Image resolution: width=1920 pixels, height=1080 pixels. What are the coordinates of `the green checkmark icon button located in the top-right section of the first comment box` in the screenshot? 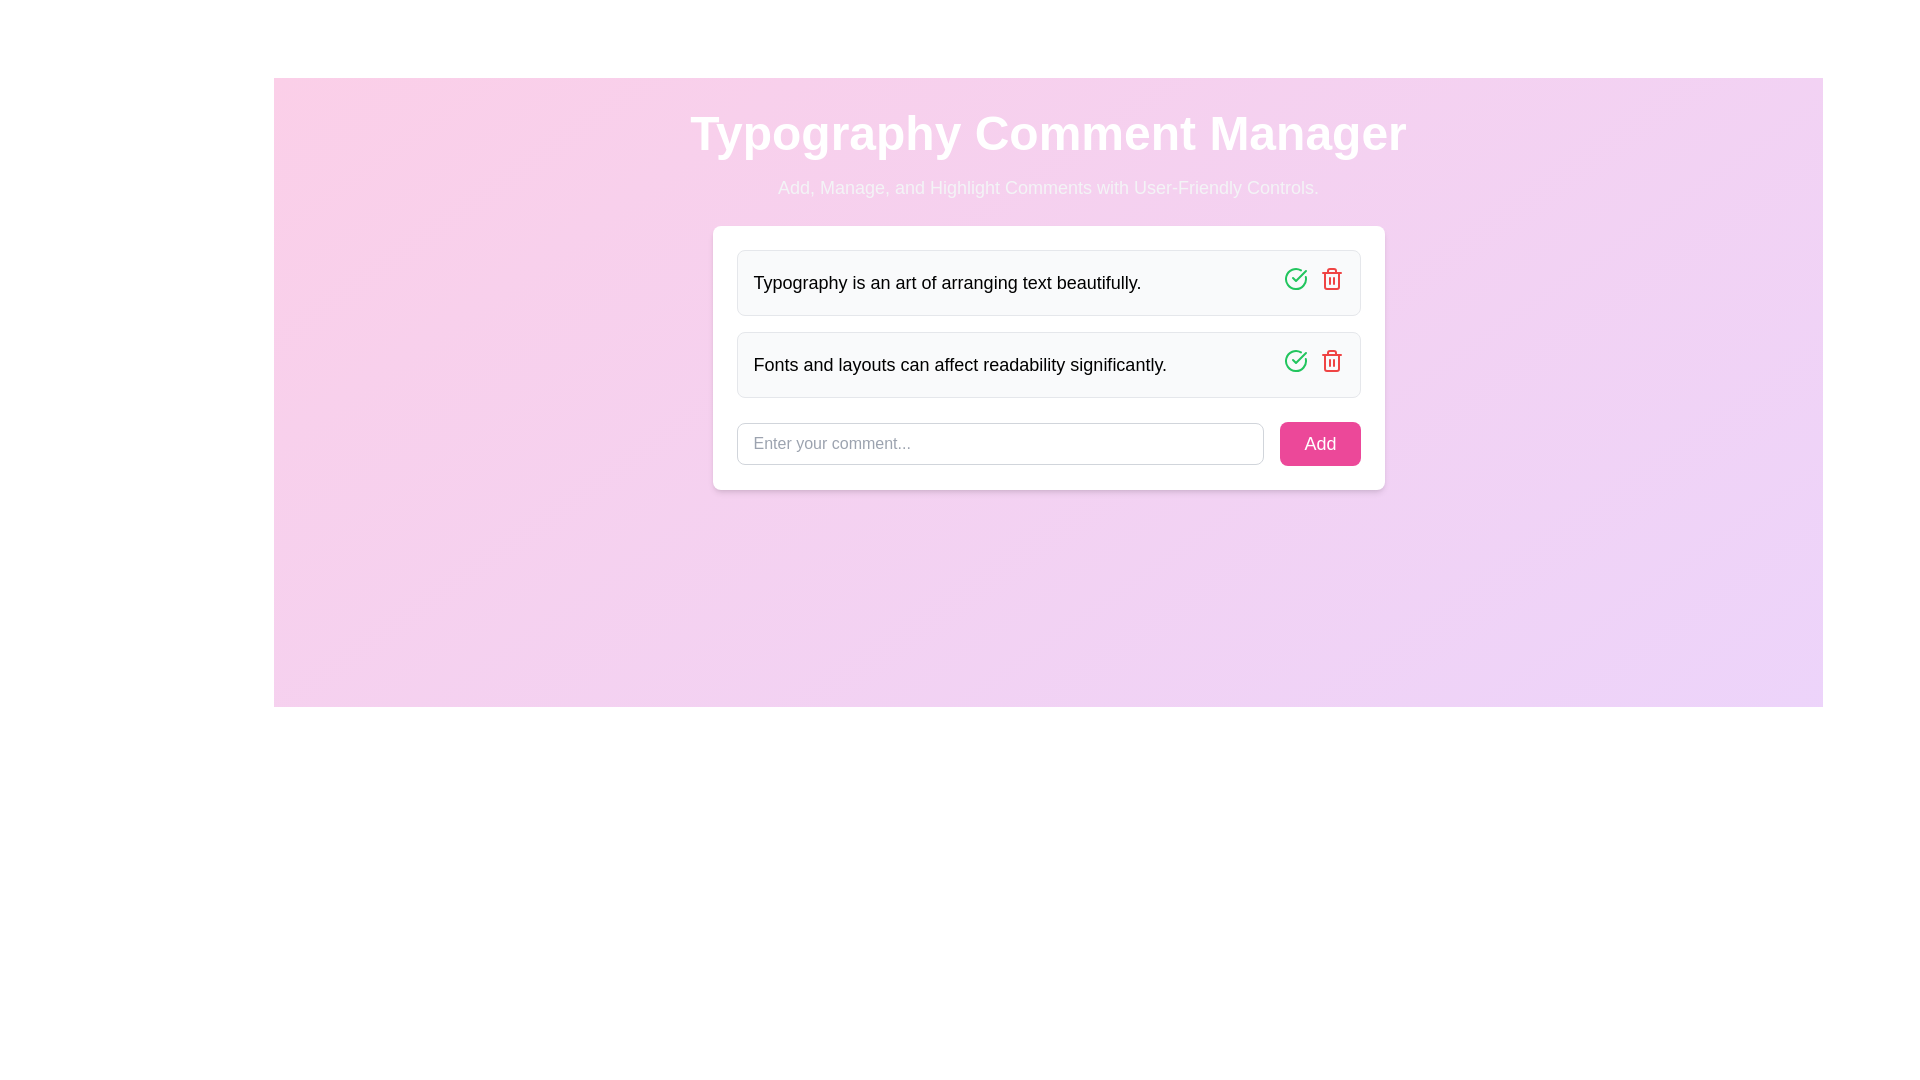 It's located at (1295, 278).